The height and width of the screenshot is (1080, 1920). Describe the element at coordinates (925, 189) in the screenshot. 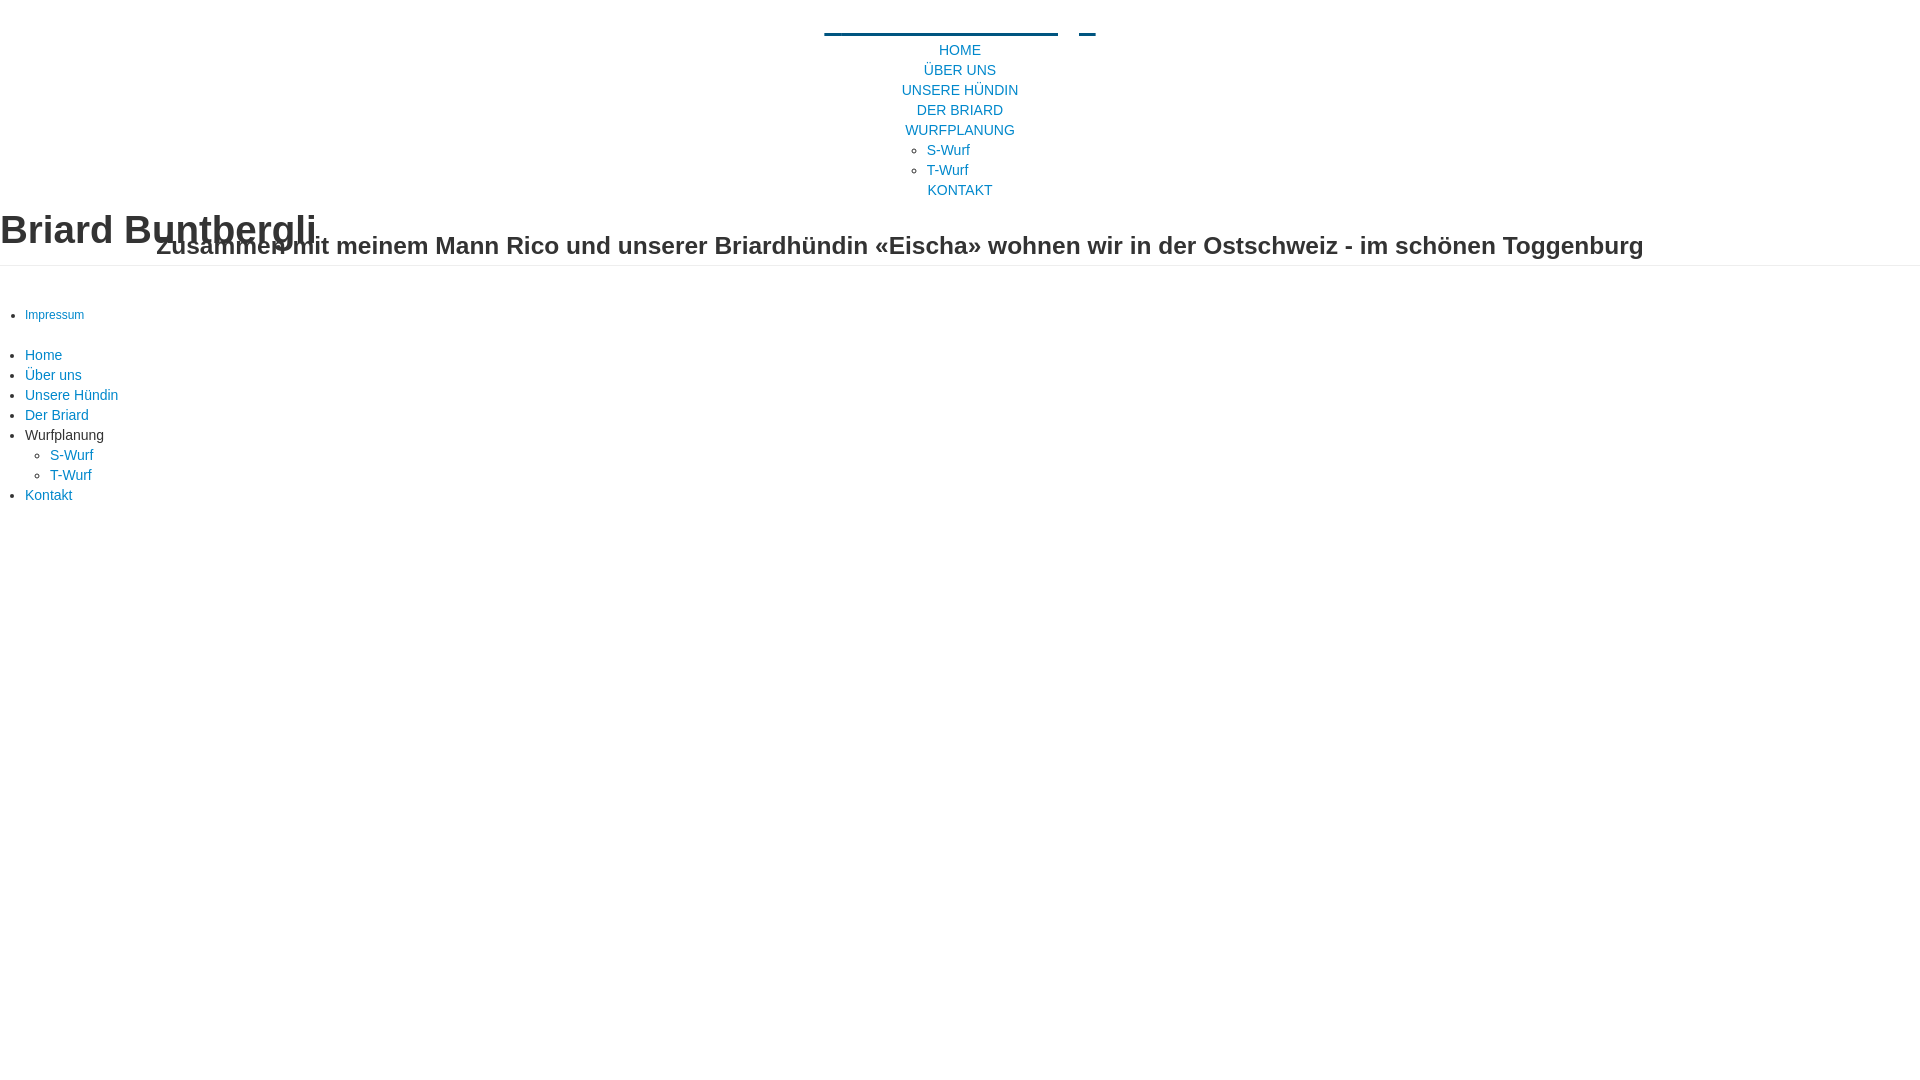

I see `'KONTAKT'` at that location.